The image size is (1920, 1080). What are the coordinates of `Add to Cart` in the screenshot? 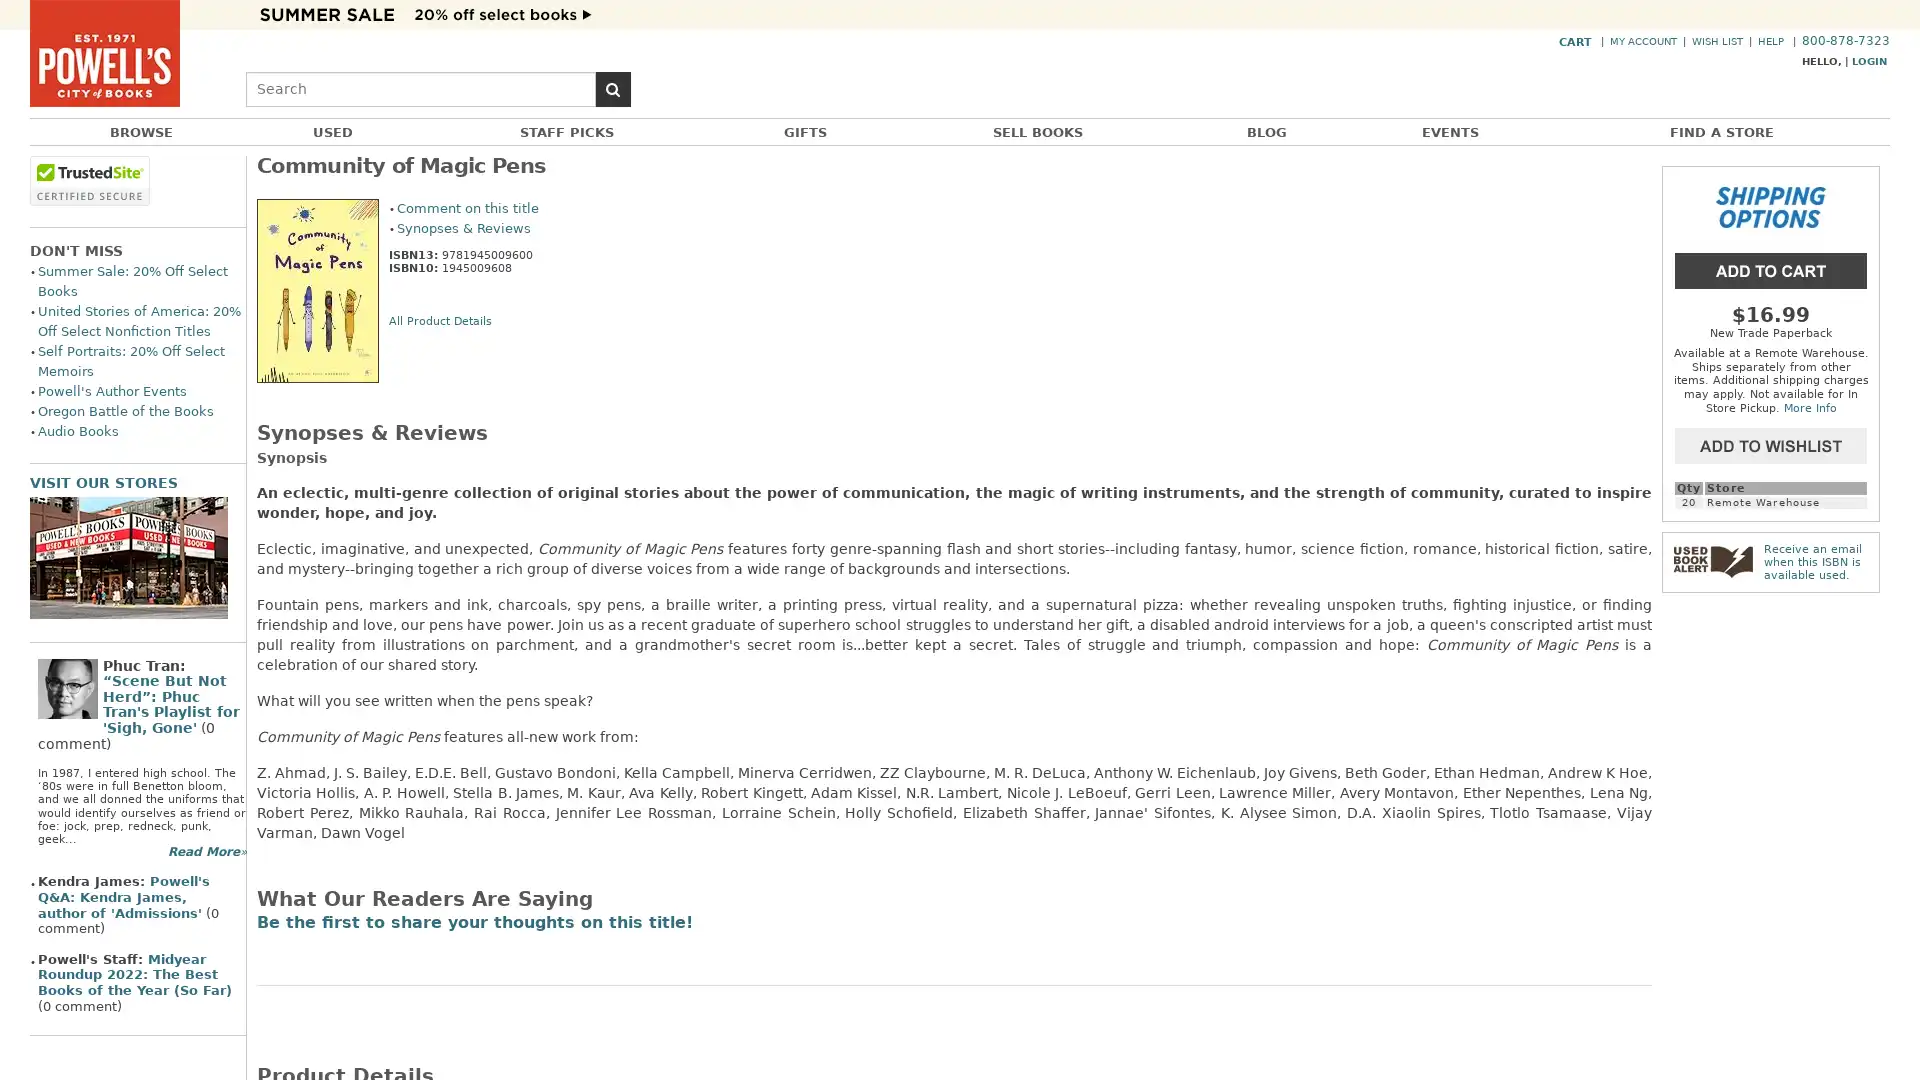 It's located at (1771, 268).